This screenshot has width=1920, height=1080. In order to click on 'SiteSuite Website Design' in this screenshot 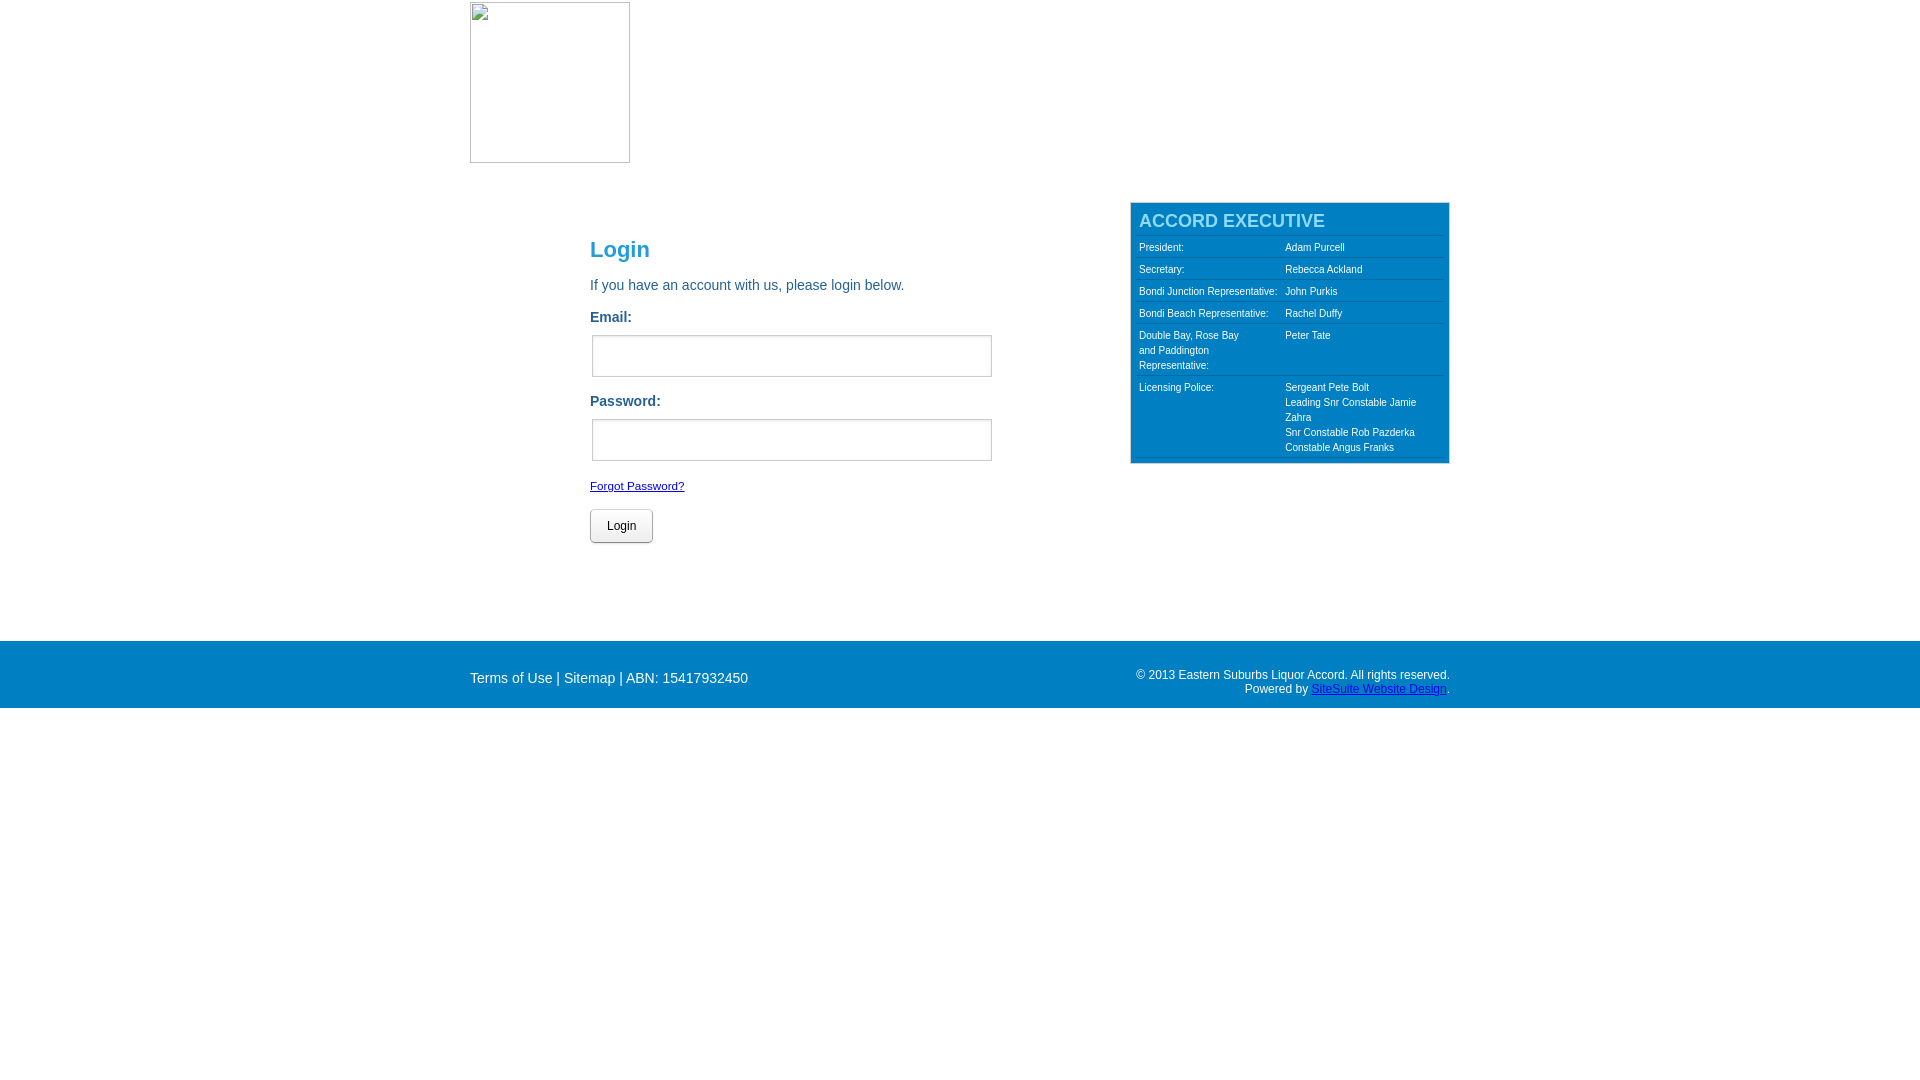, I will do `click(1377, 688)`.